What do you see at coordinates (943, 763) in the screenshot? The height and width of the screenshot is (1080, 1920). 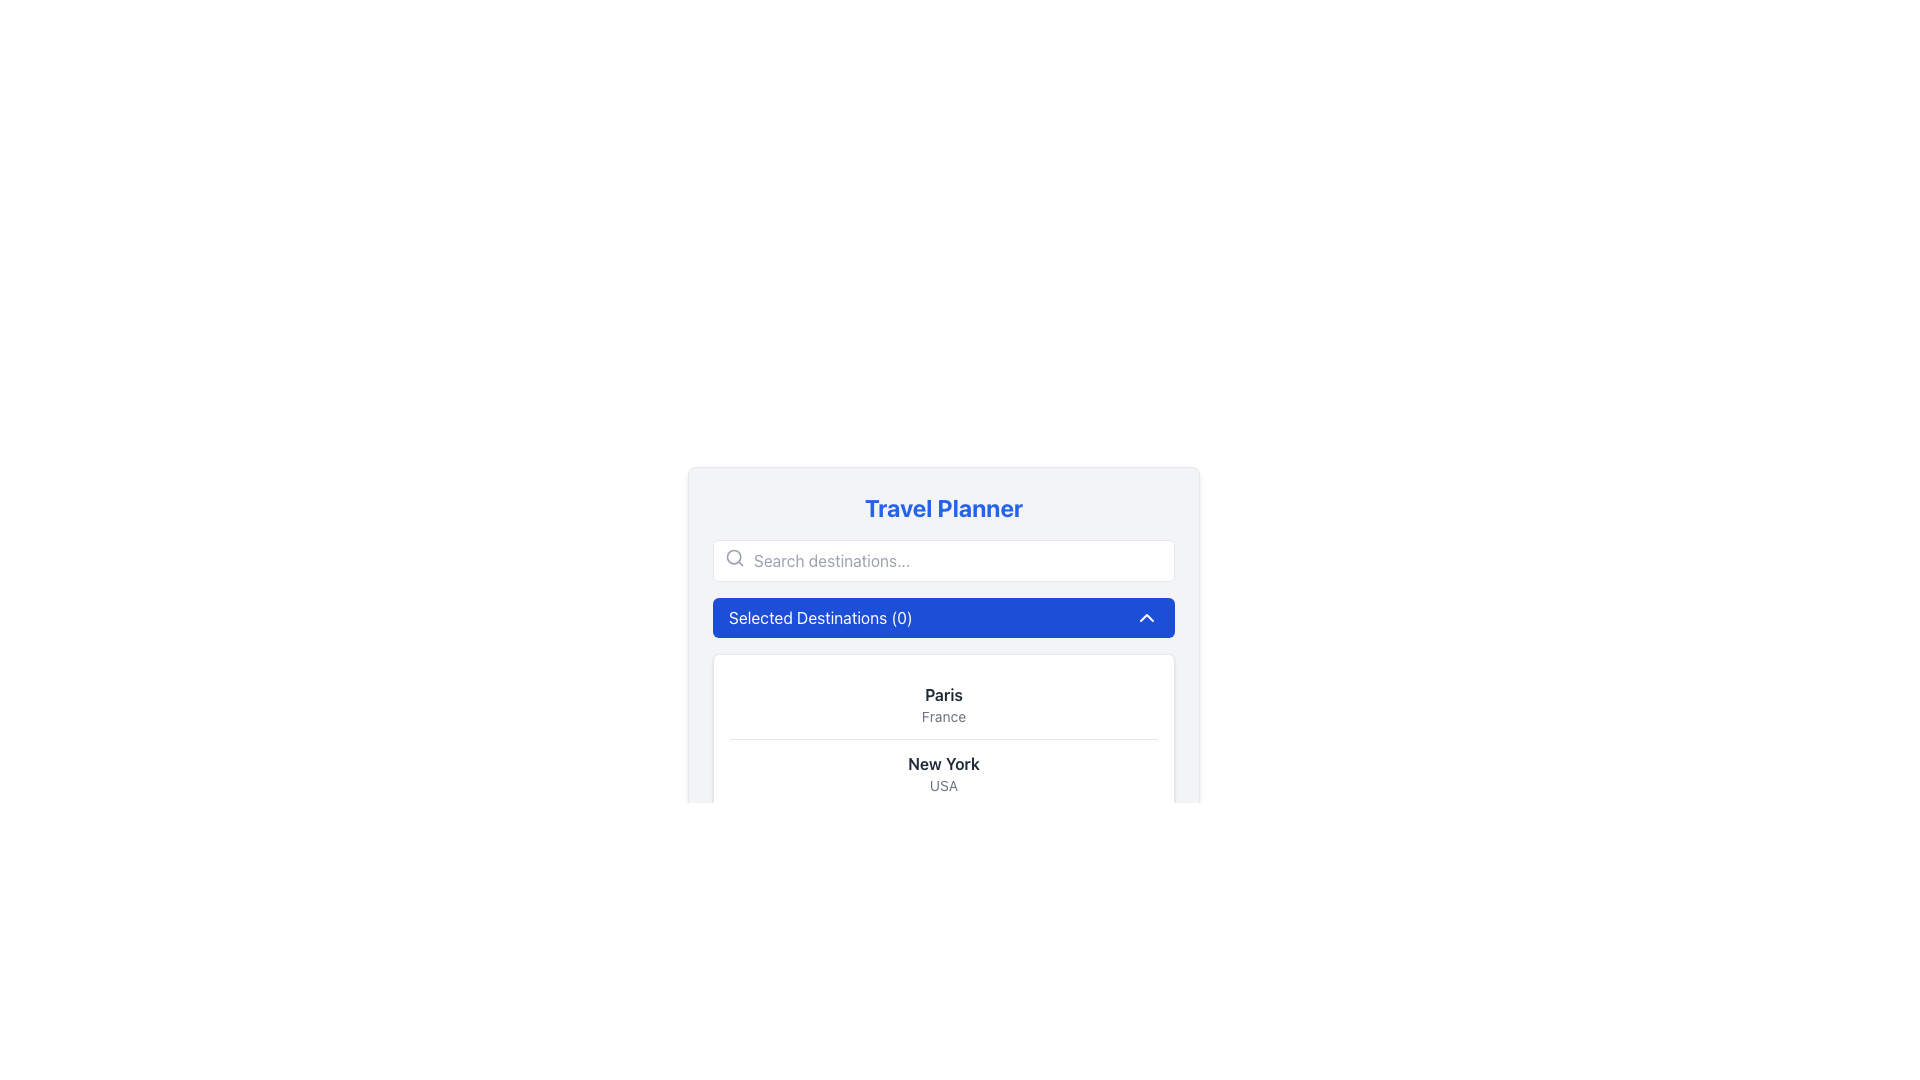 I see `the text label indicating the city name 'New York', which is part of a selectable destination entry located in a list of destinations above 'USA'` at bounding box center [943, 763].